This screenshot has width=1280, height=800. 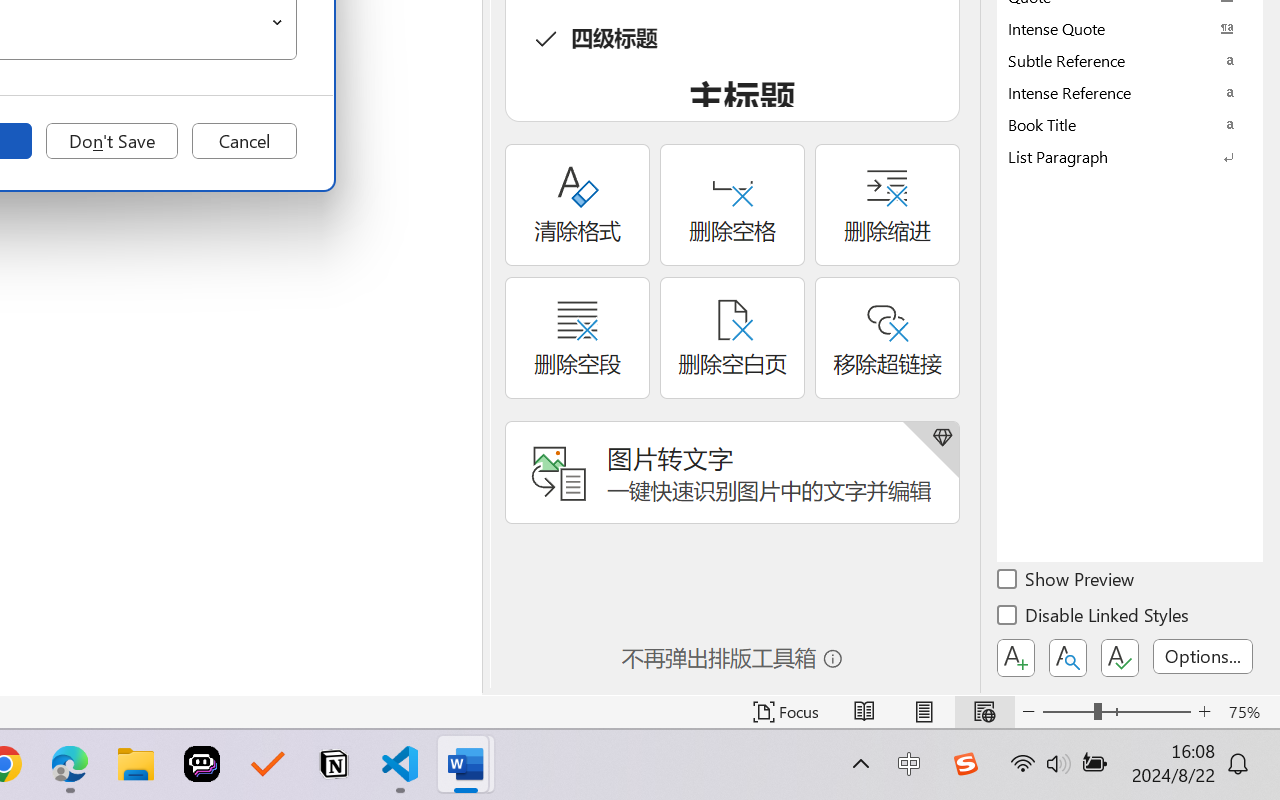 What do you see at coordinates (111, 141) in the screenshot?
I see `'Don'` at bounding box center [111, 141].